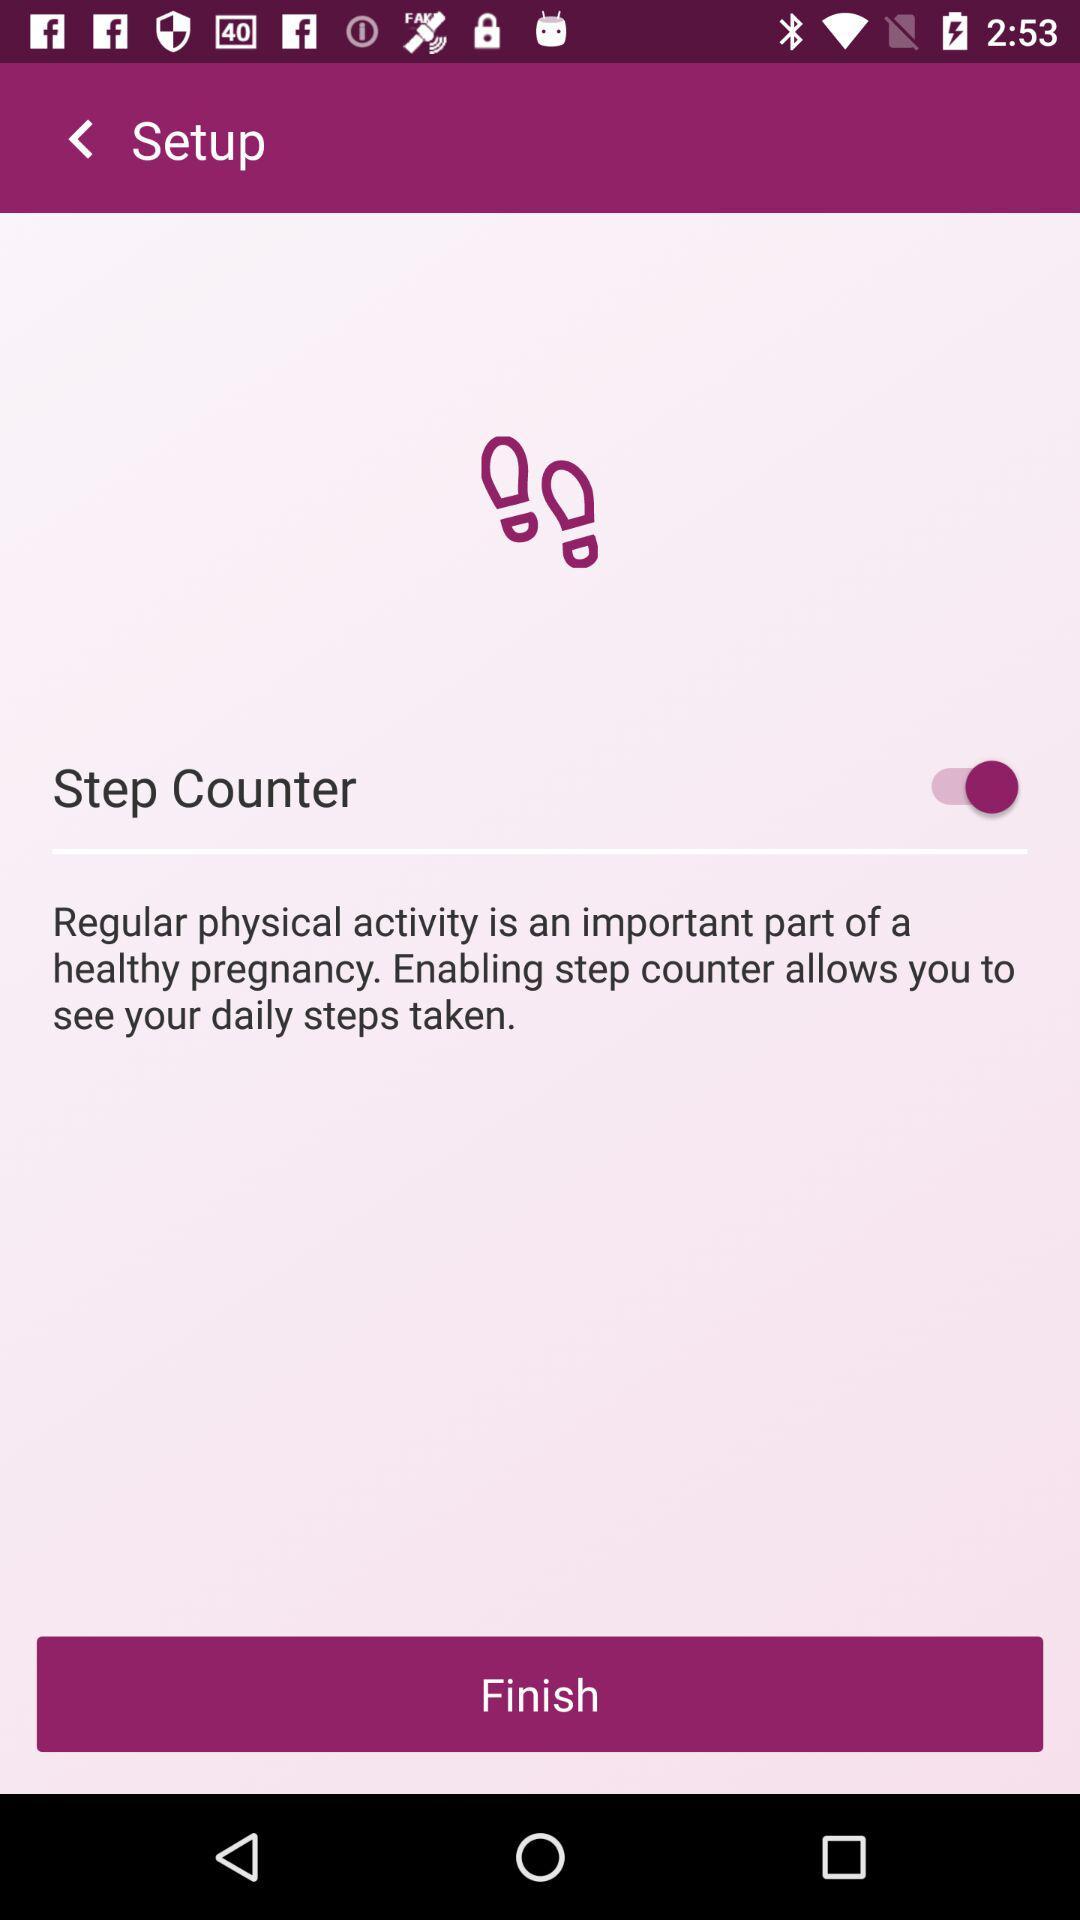  I want to click on the finish, so click(540, 1693).